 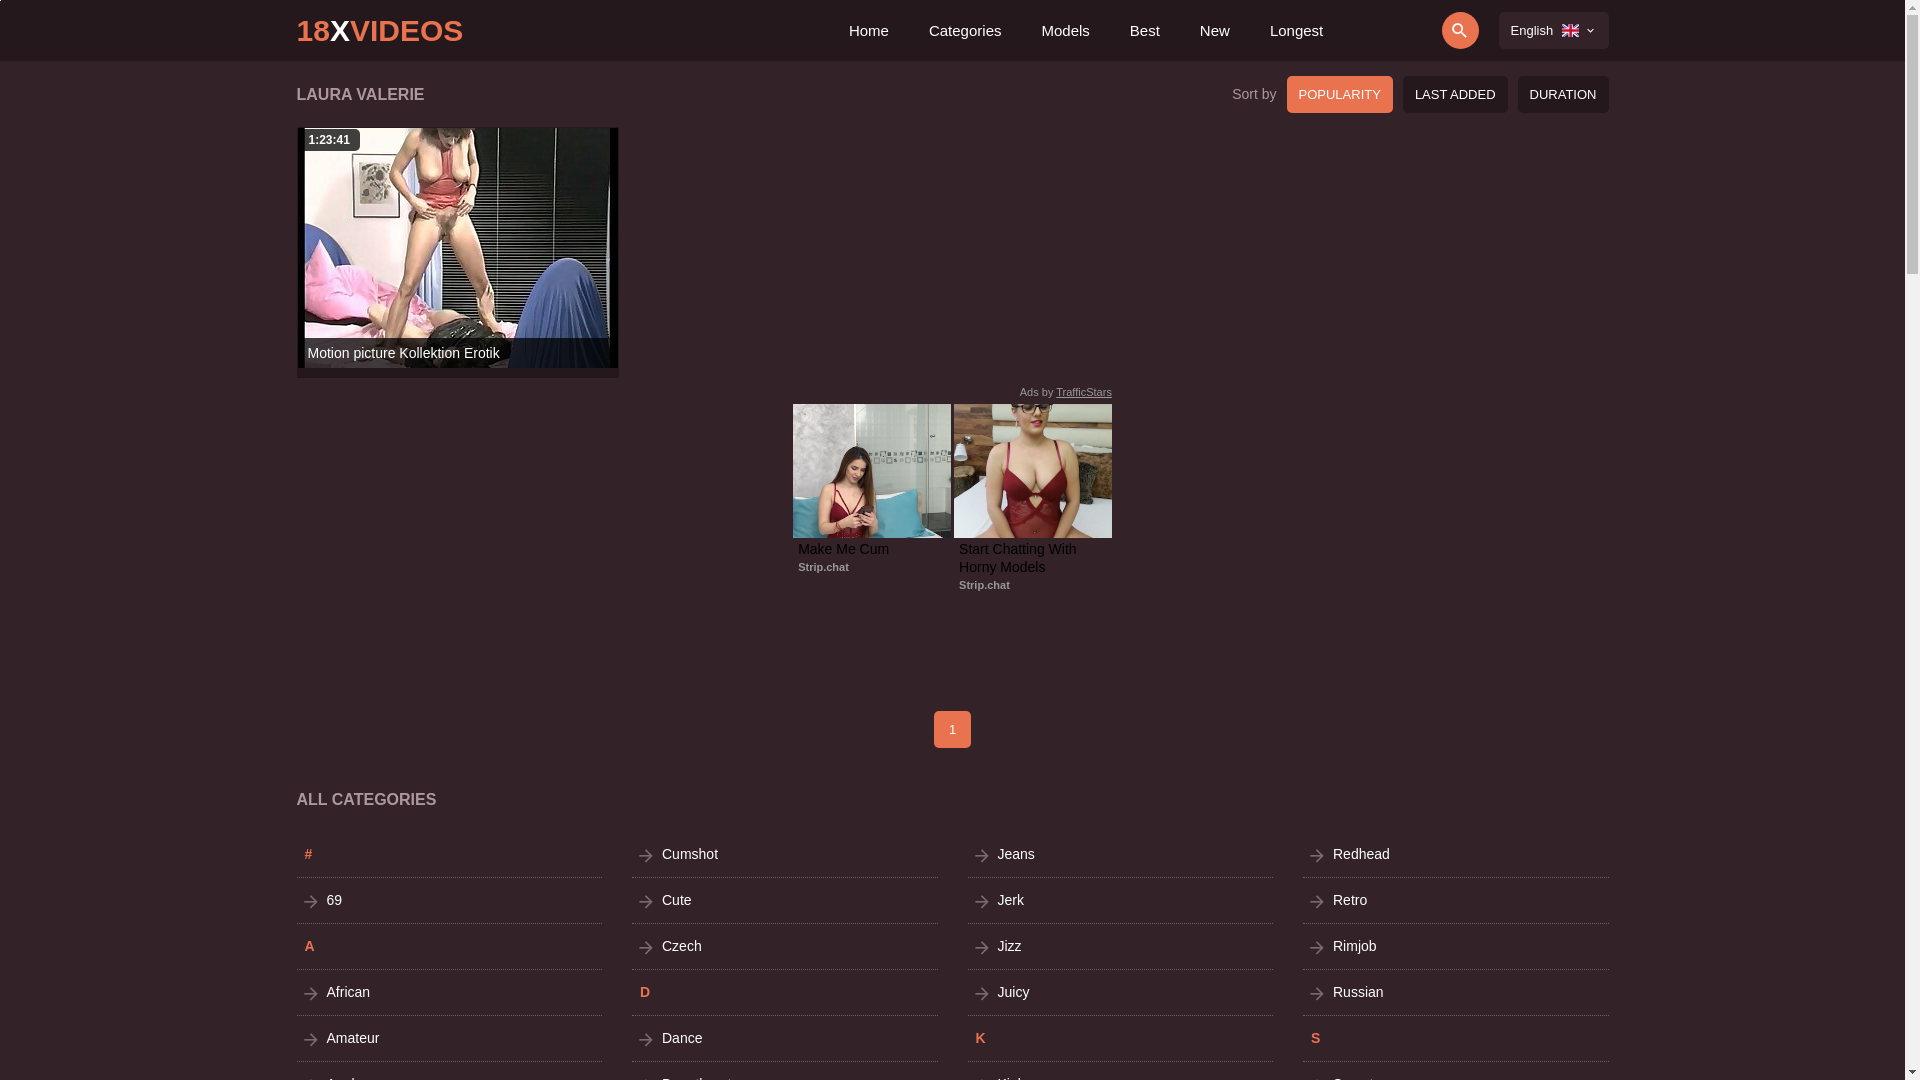 I want to click on 'African', so click(x=448, y=992).